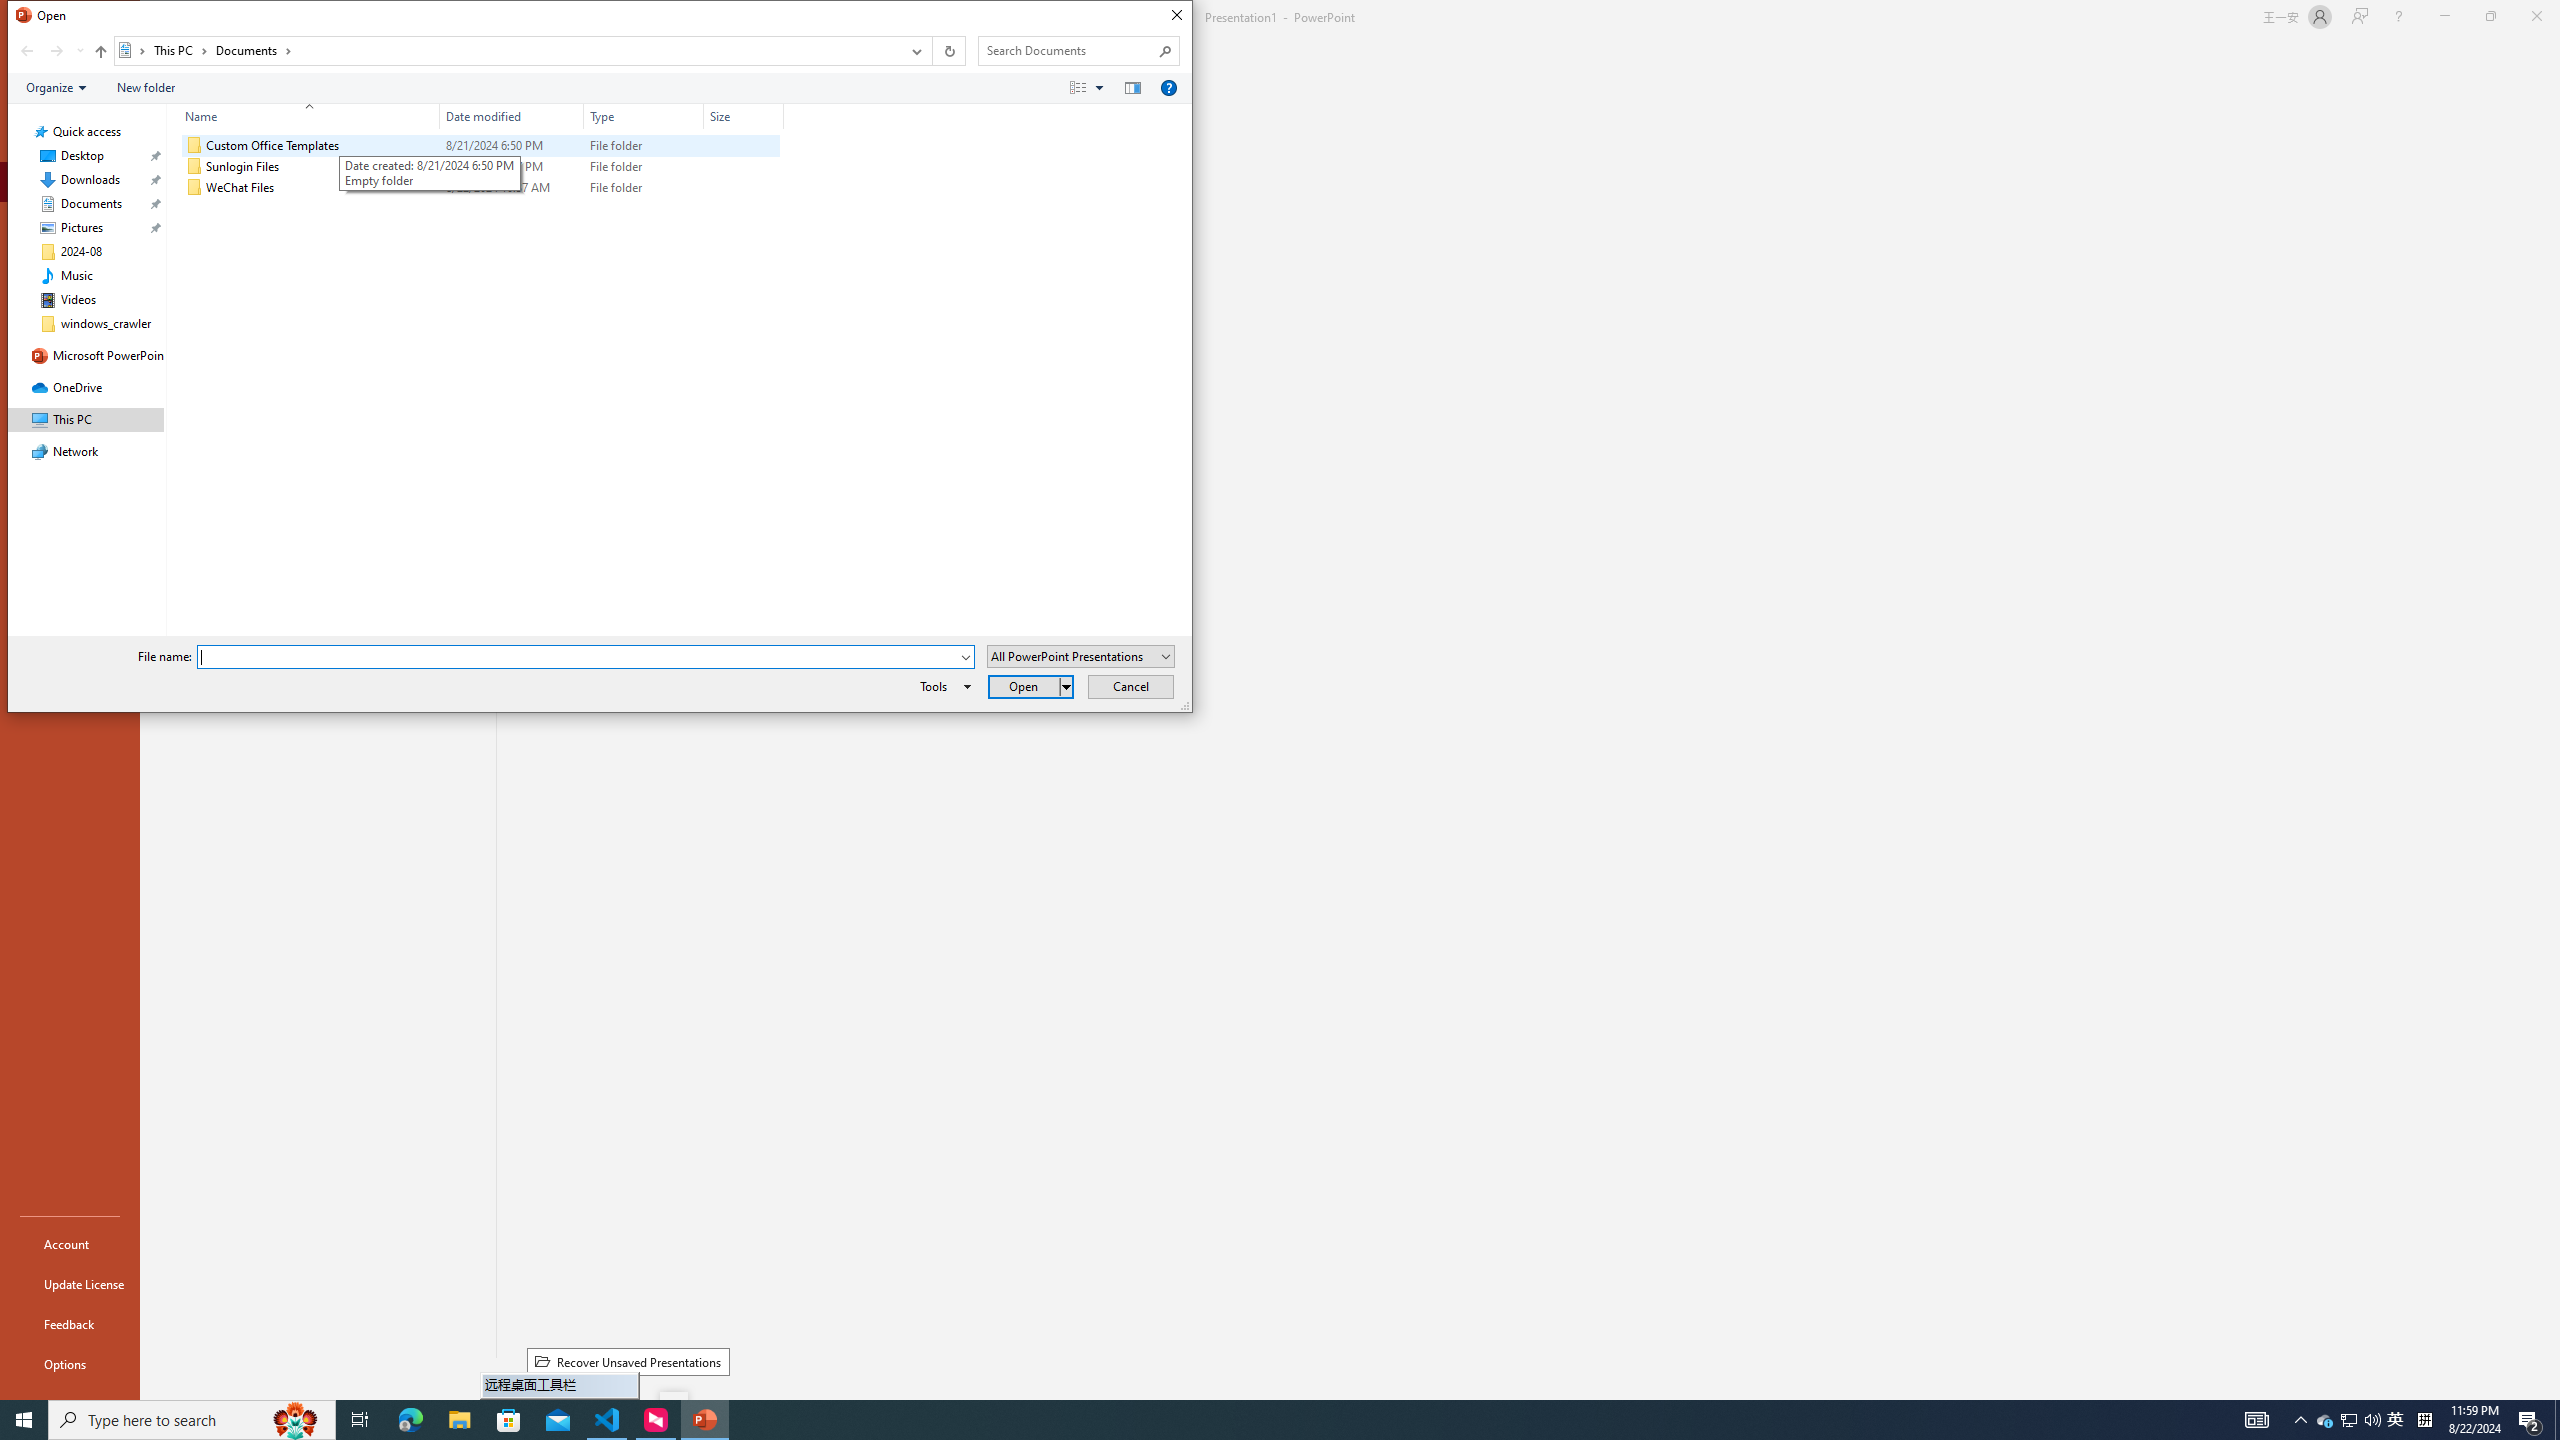  I want to click on 'Recent locations', so click(78, 50).